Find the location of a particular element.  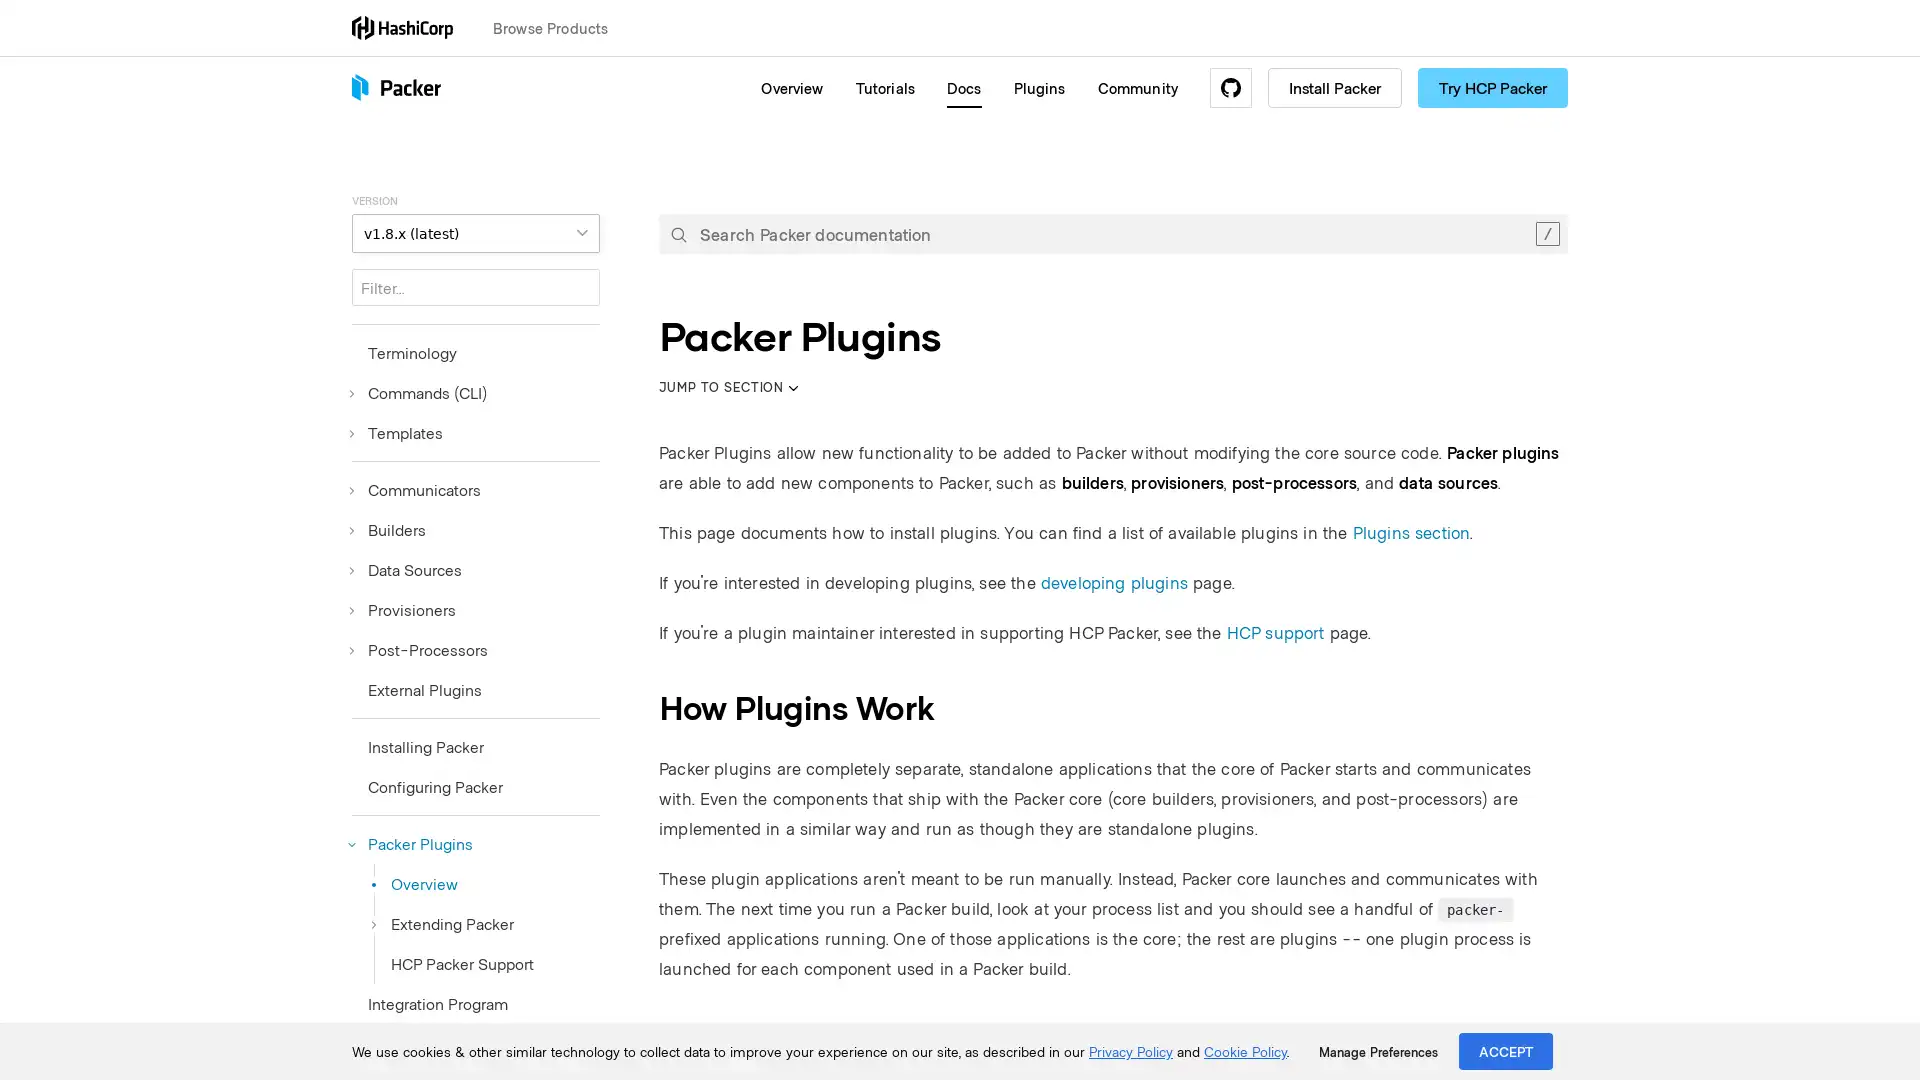

Data Sources is located at coordinates (406, 570).